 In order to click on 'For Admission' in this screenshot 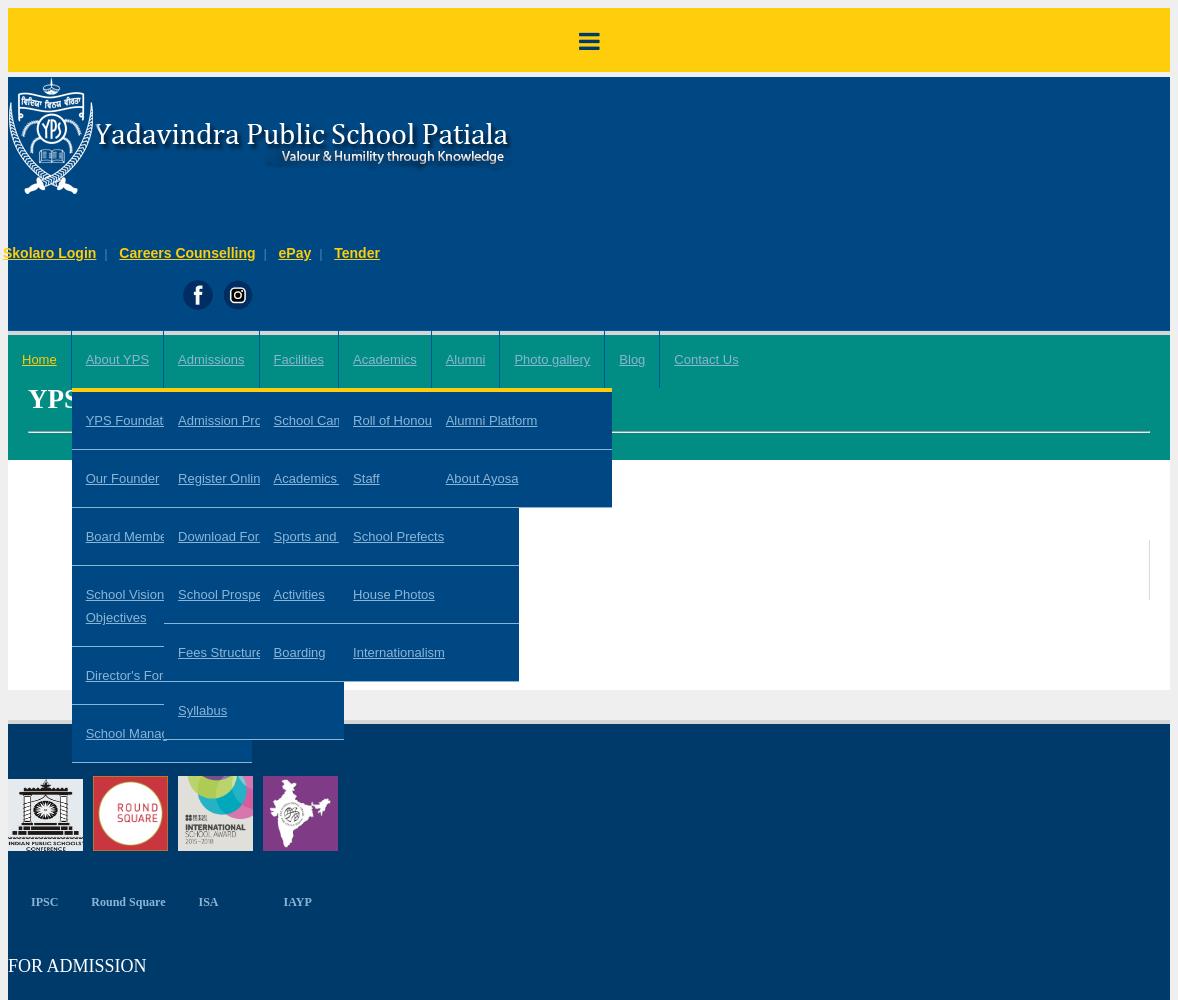, I will do `click(7, 964)`.